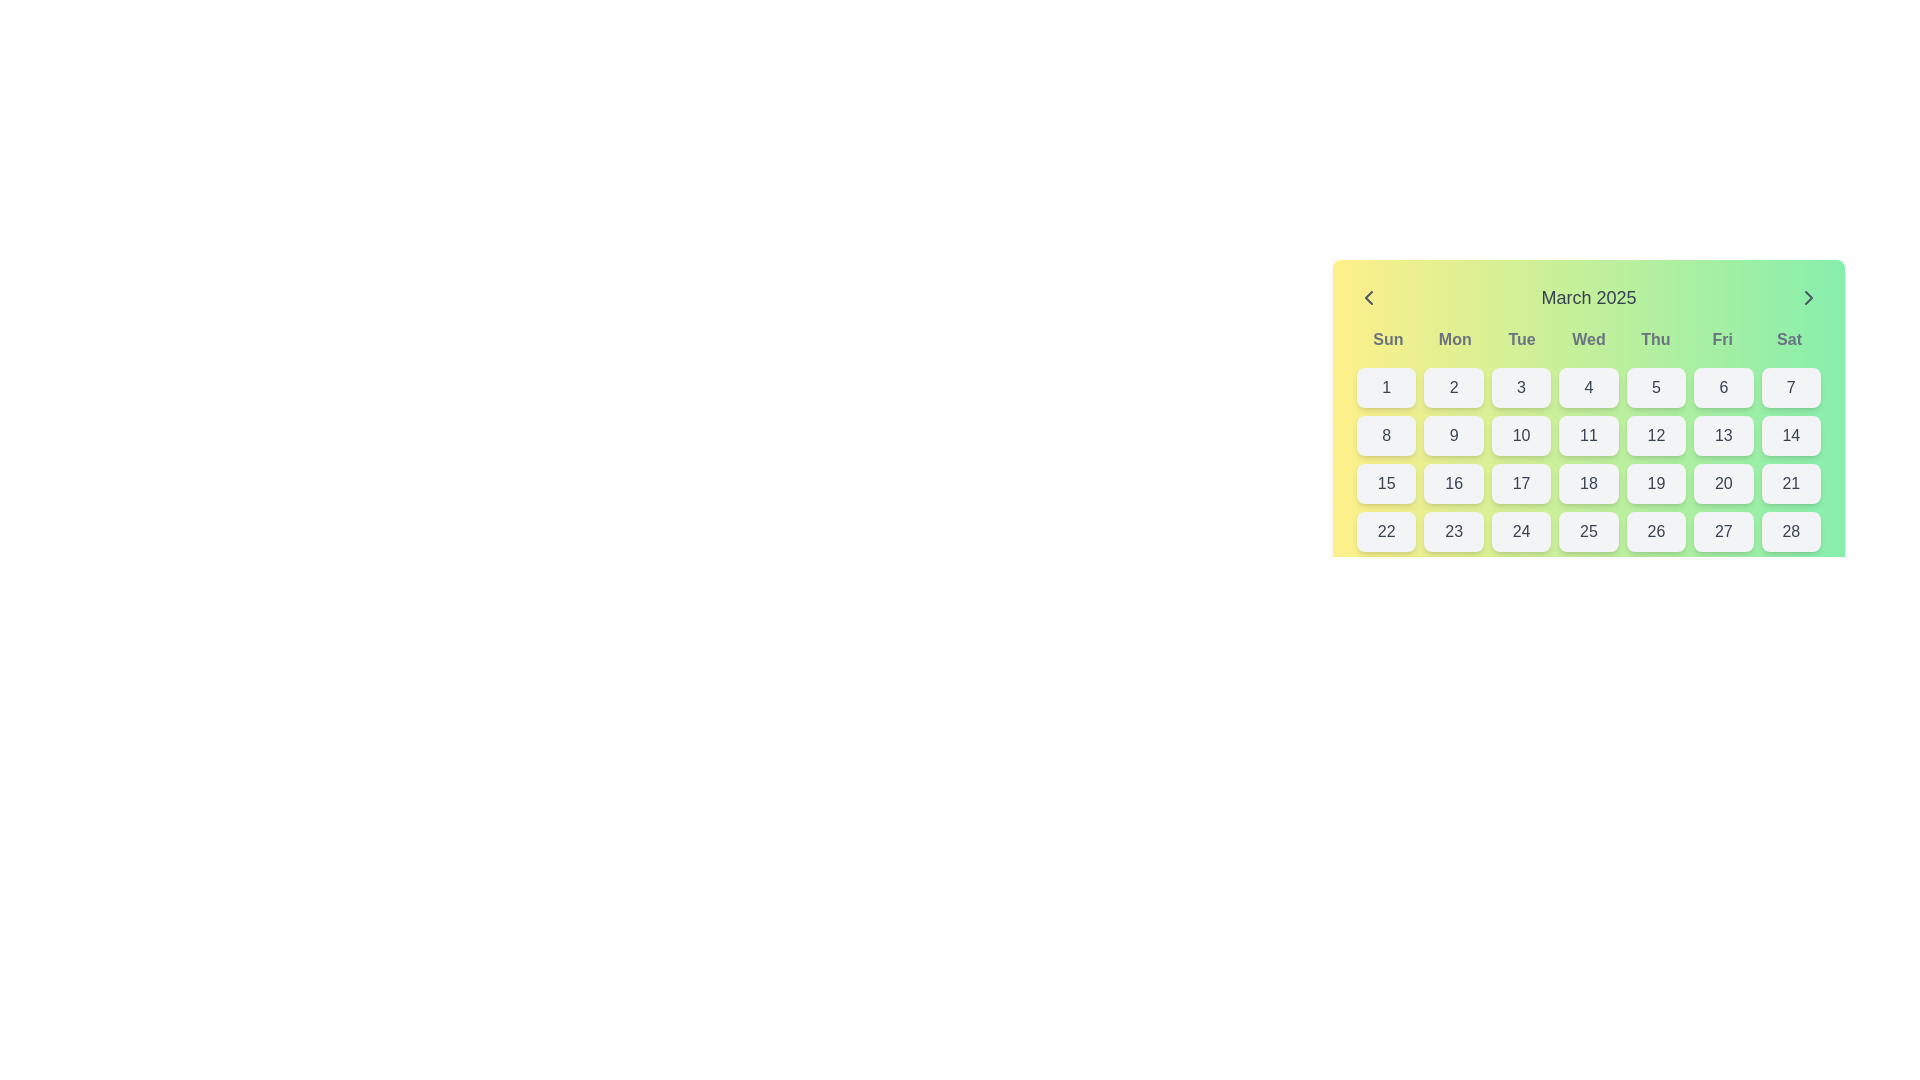  Describe the element at coordinates (1722, 531) in the screenshot. I see `the button displaying '27' in the sixth row and sixth column of the calendar interface` at that location.